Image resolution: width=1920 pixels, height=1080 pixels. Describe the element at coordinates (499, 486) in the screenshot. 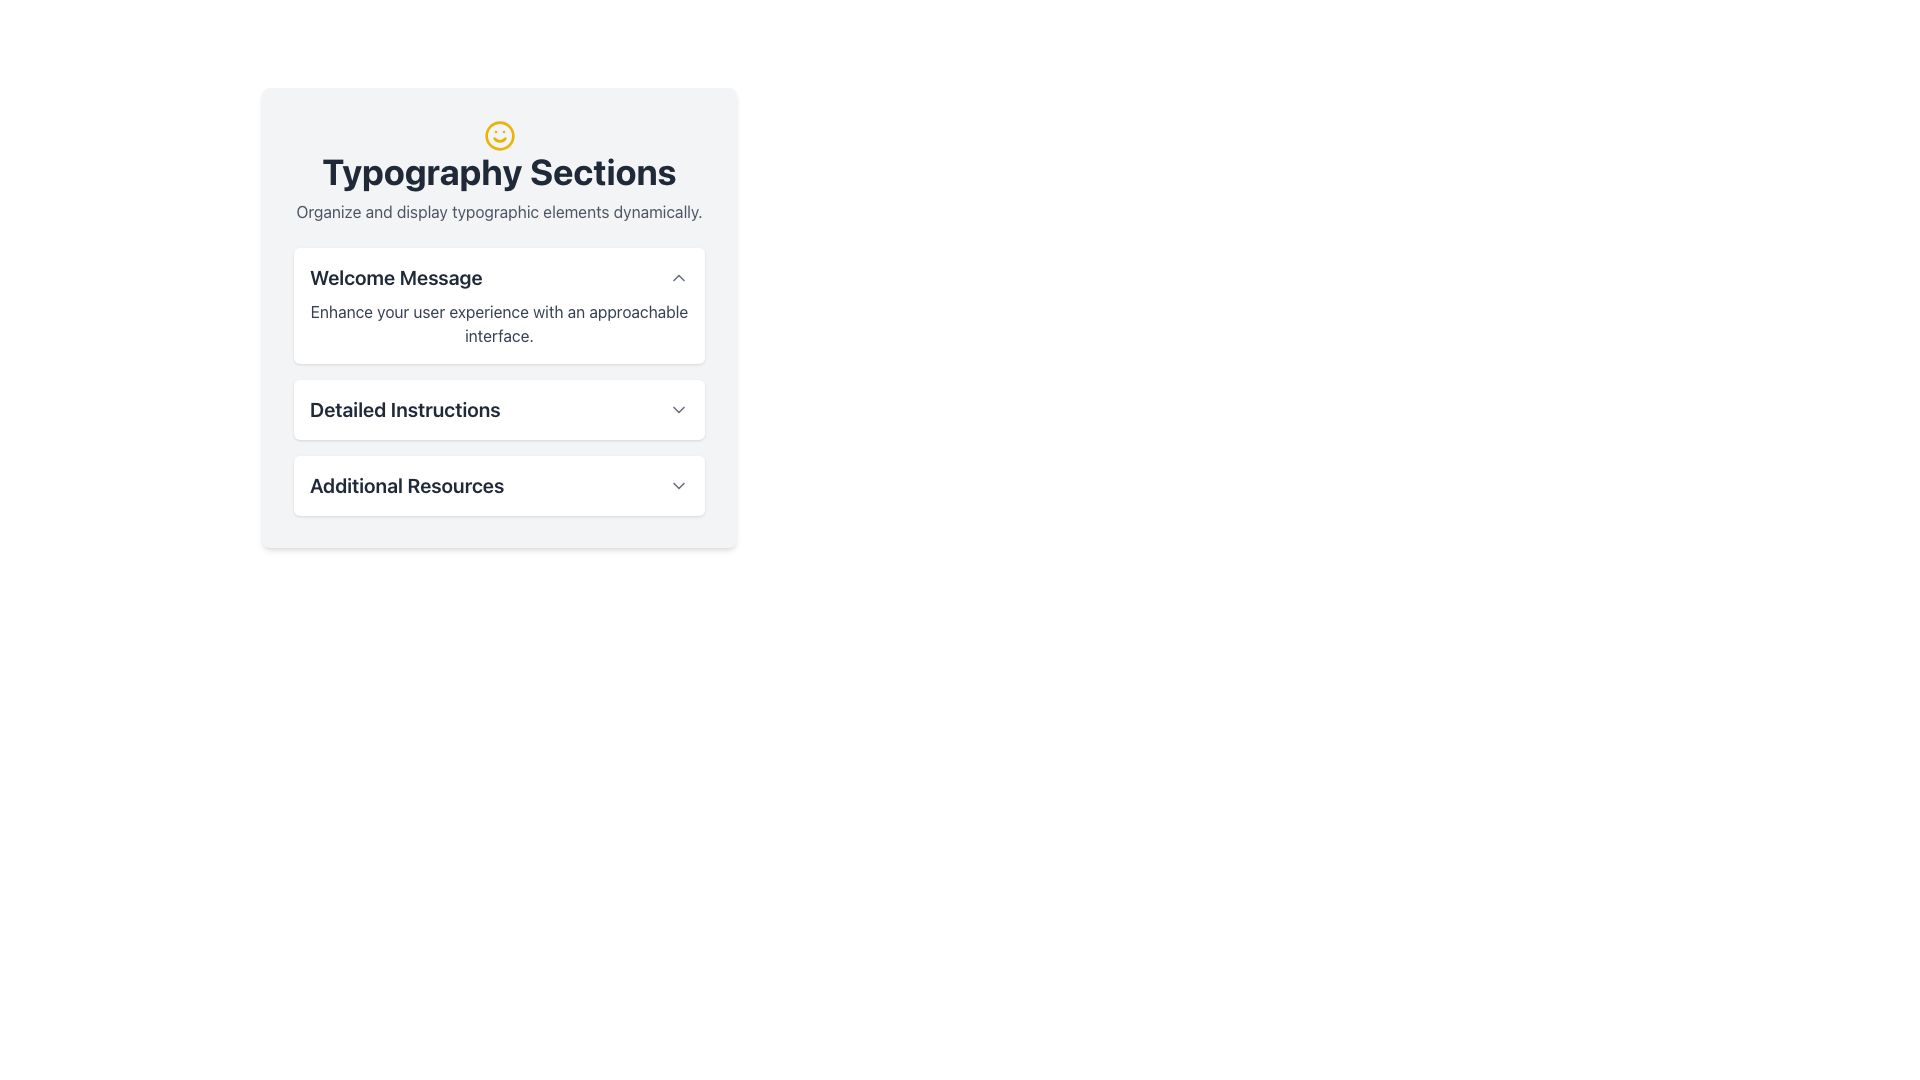

I see `the 'Additional Resources' label with the dropdown trigger` at that location.